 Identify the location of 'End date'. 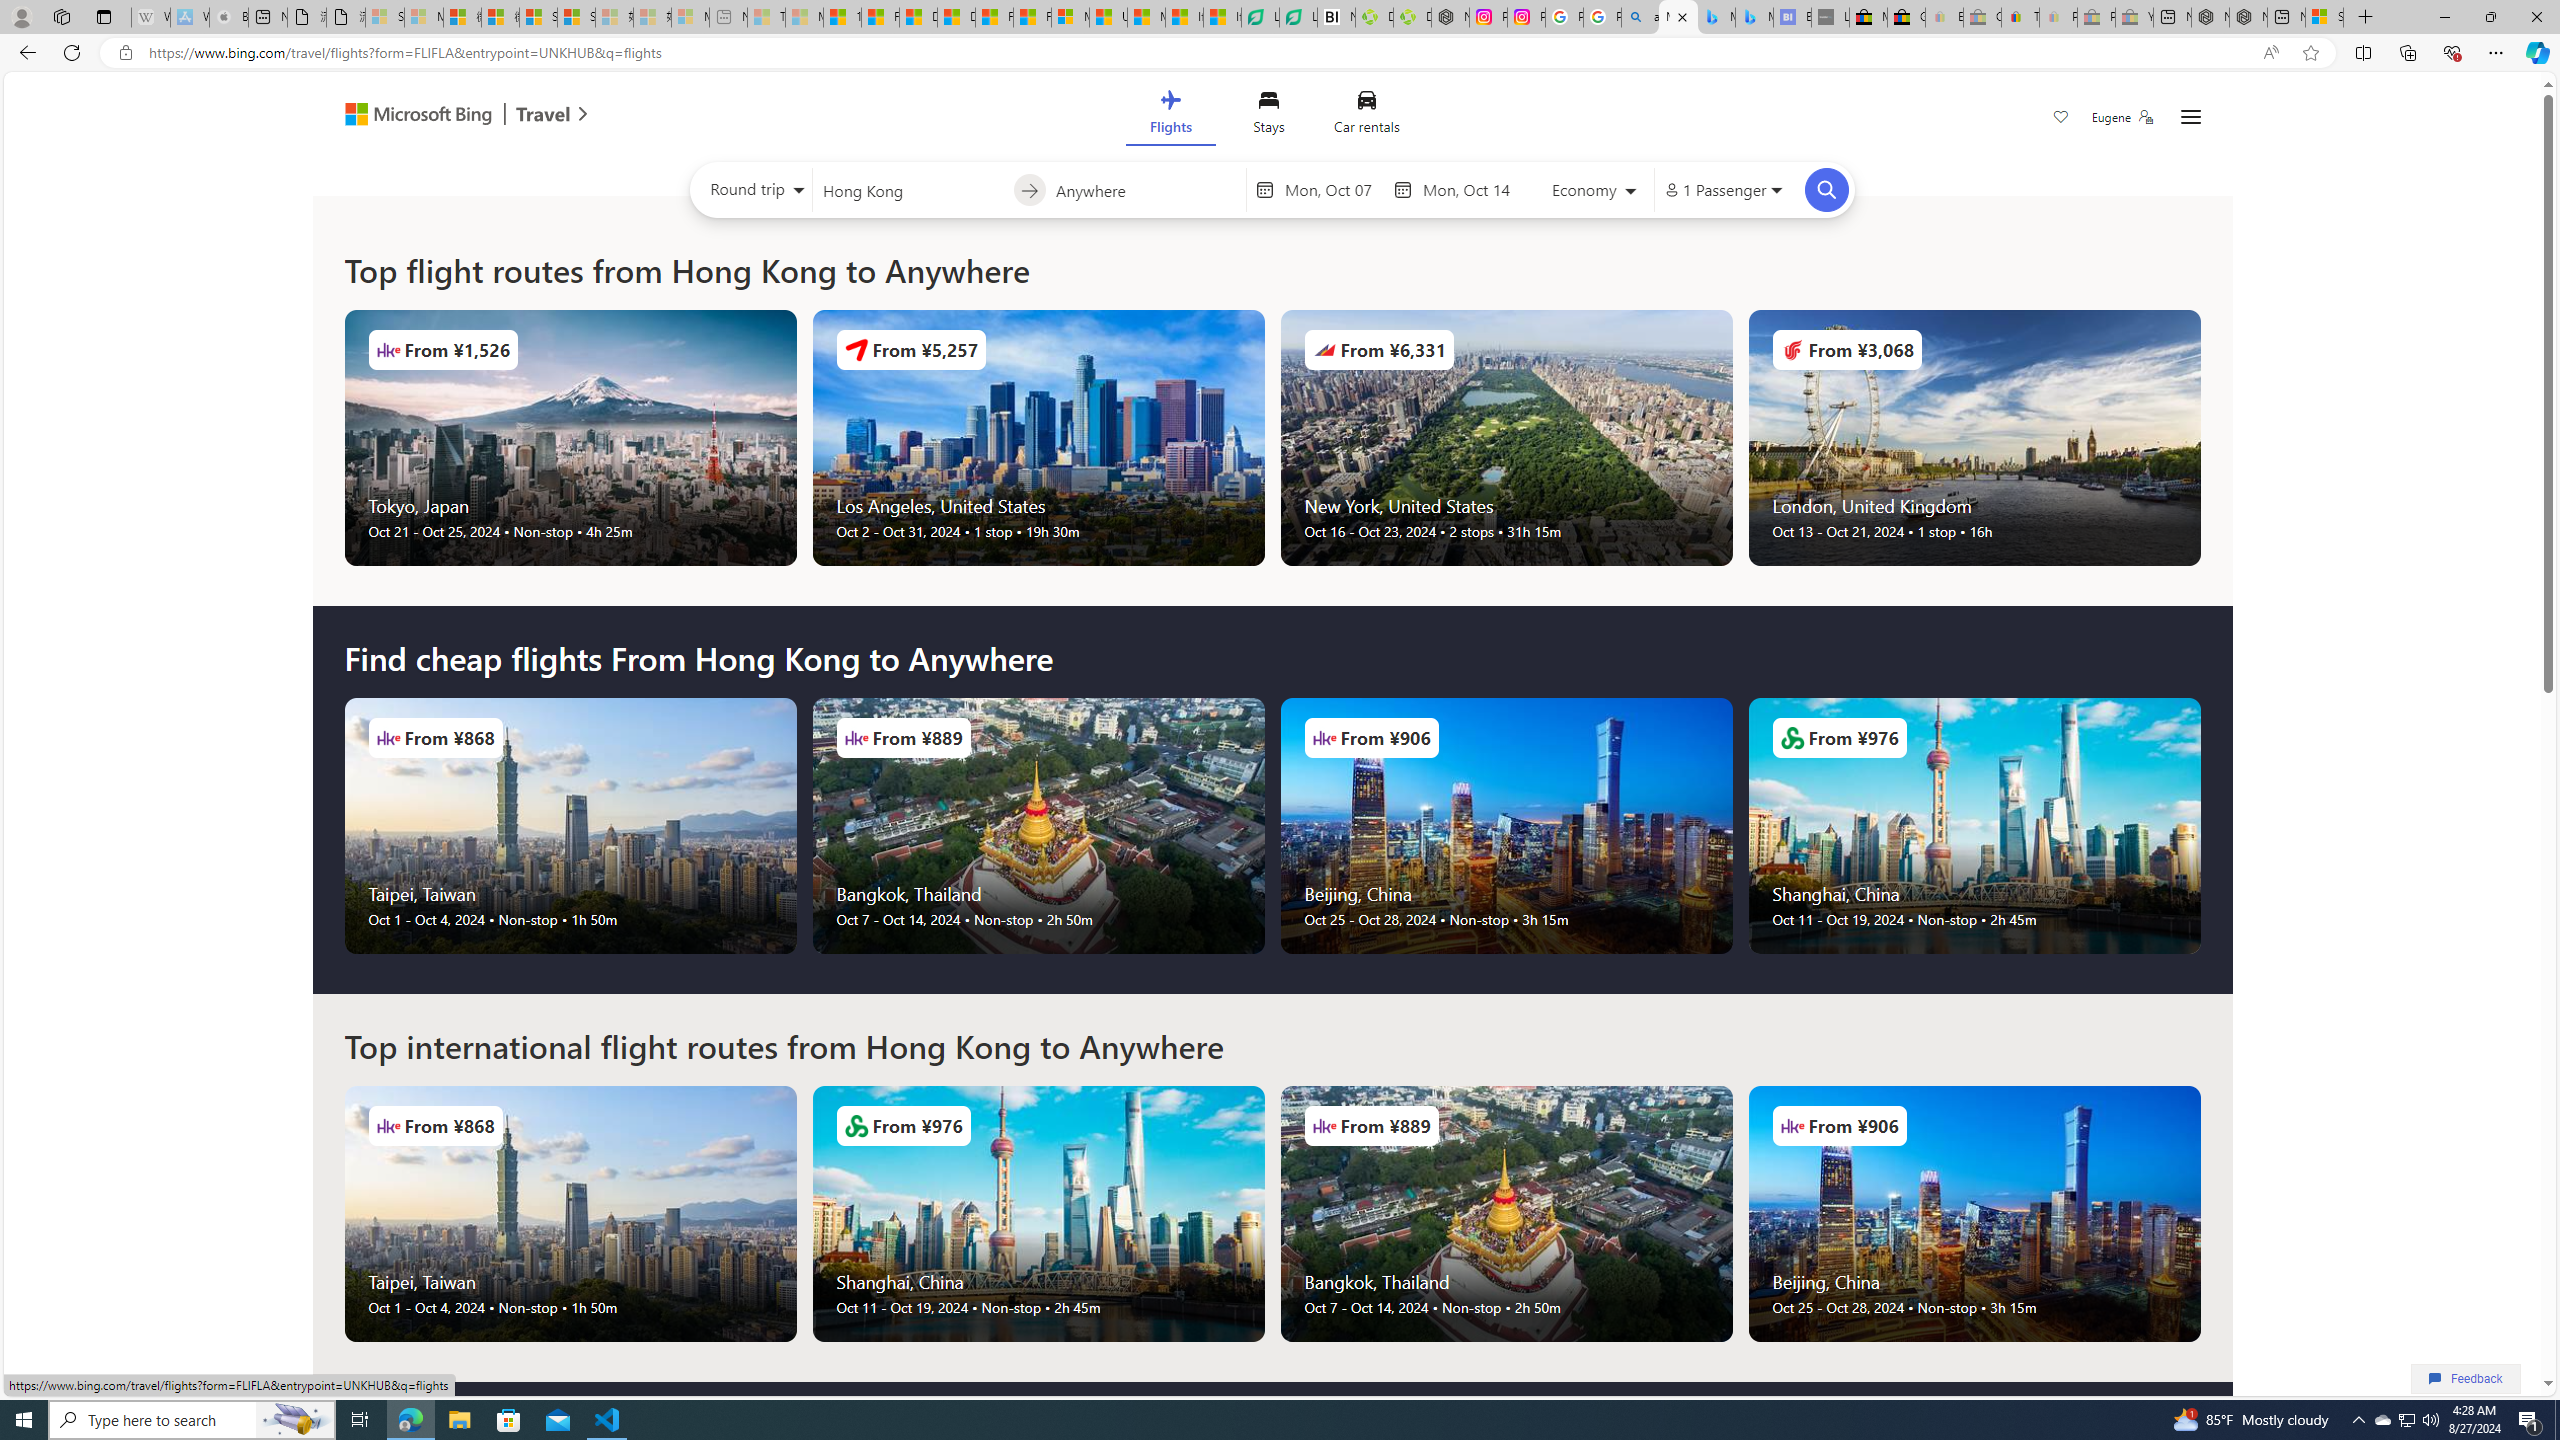
(1469, 189).